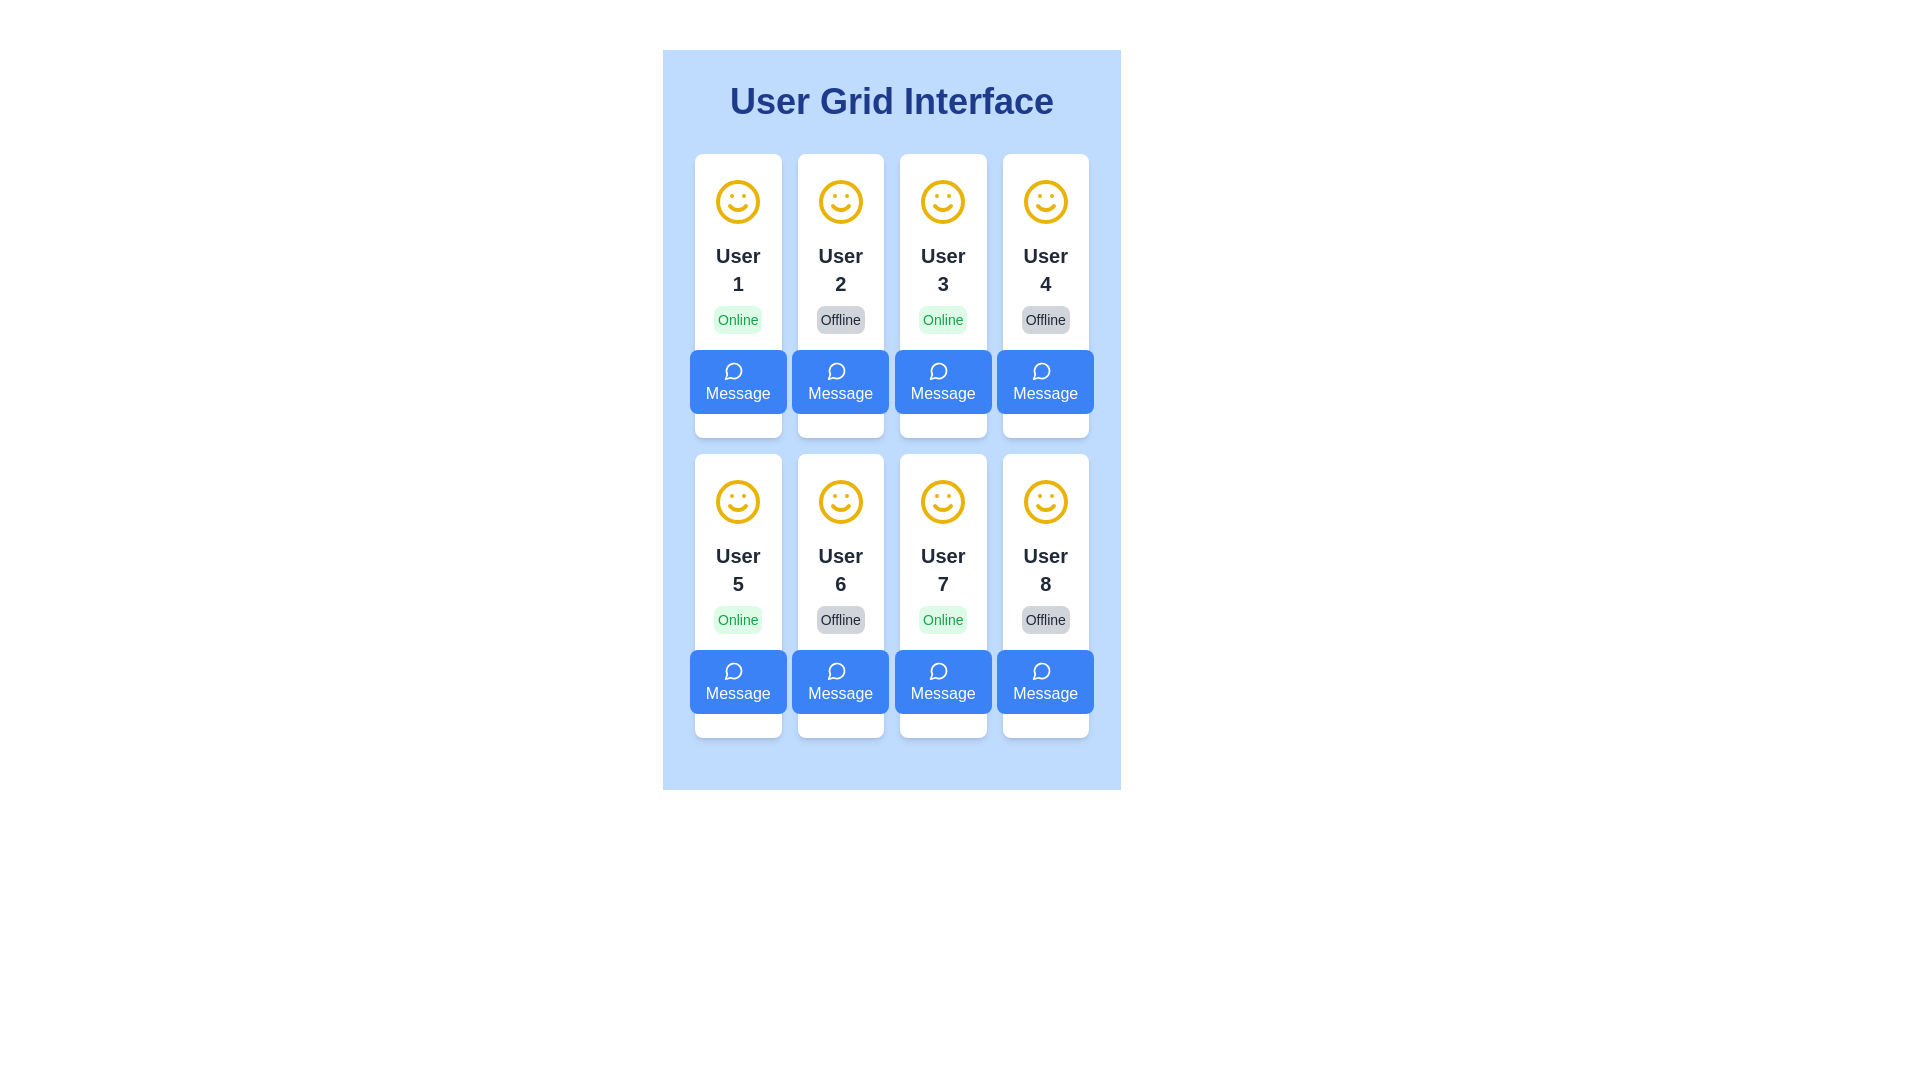 The width and height of the screenshot is (1920, 1080). Describe the element at coordinates (1044, 208) in the screenshot. I see `the smiley face icon located in the first row and fourth column of the user card grid layout, which features a curved line representing a smile` at that location.